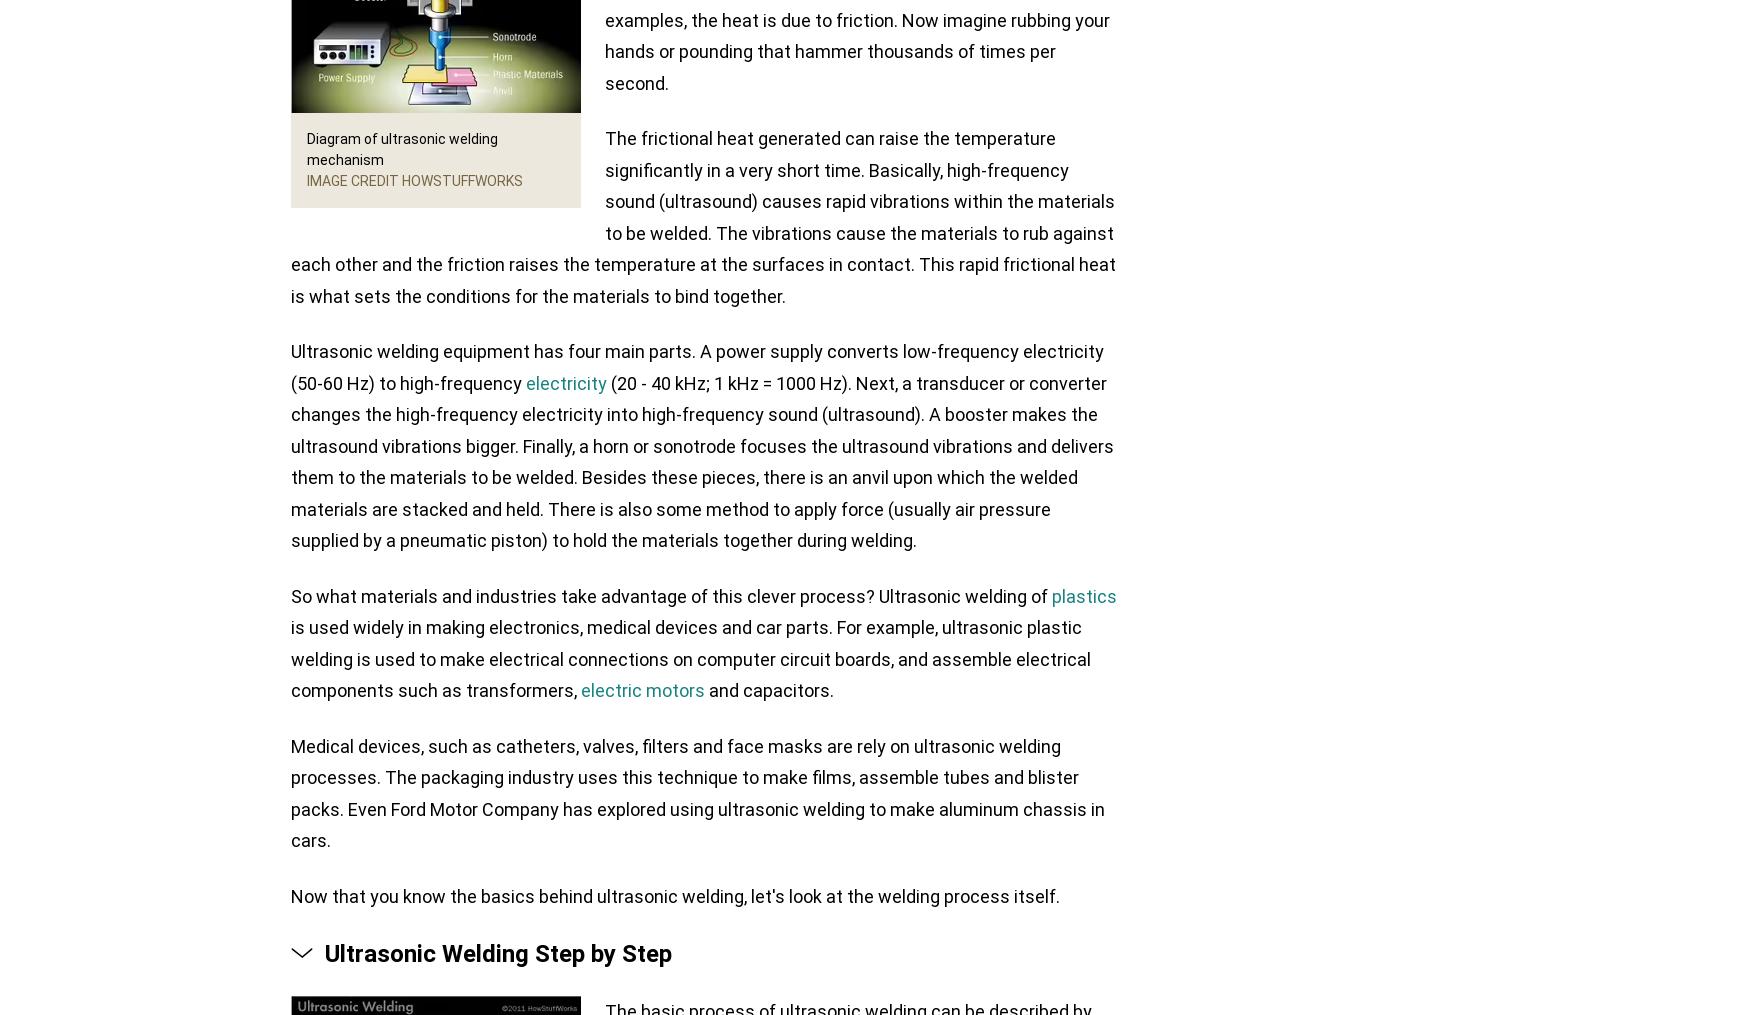 Image resolution: width=1750 pixels, height=1015 pixels. I want to click on 'electric motors', so click(641, 690).